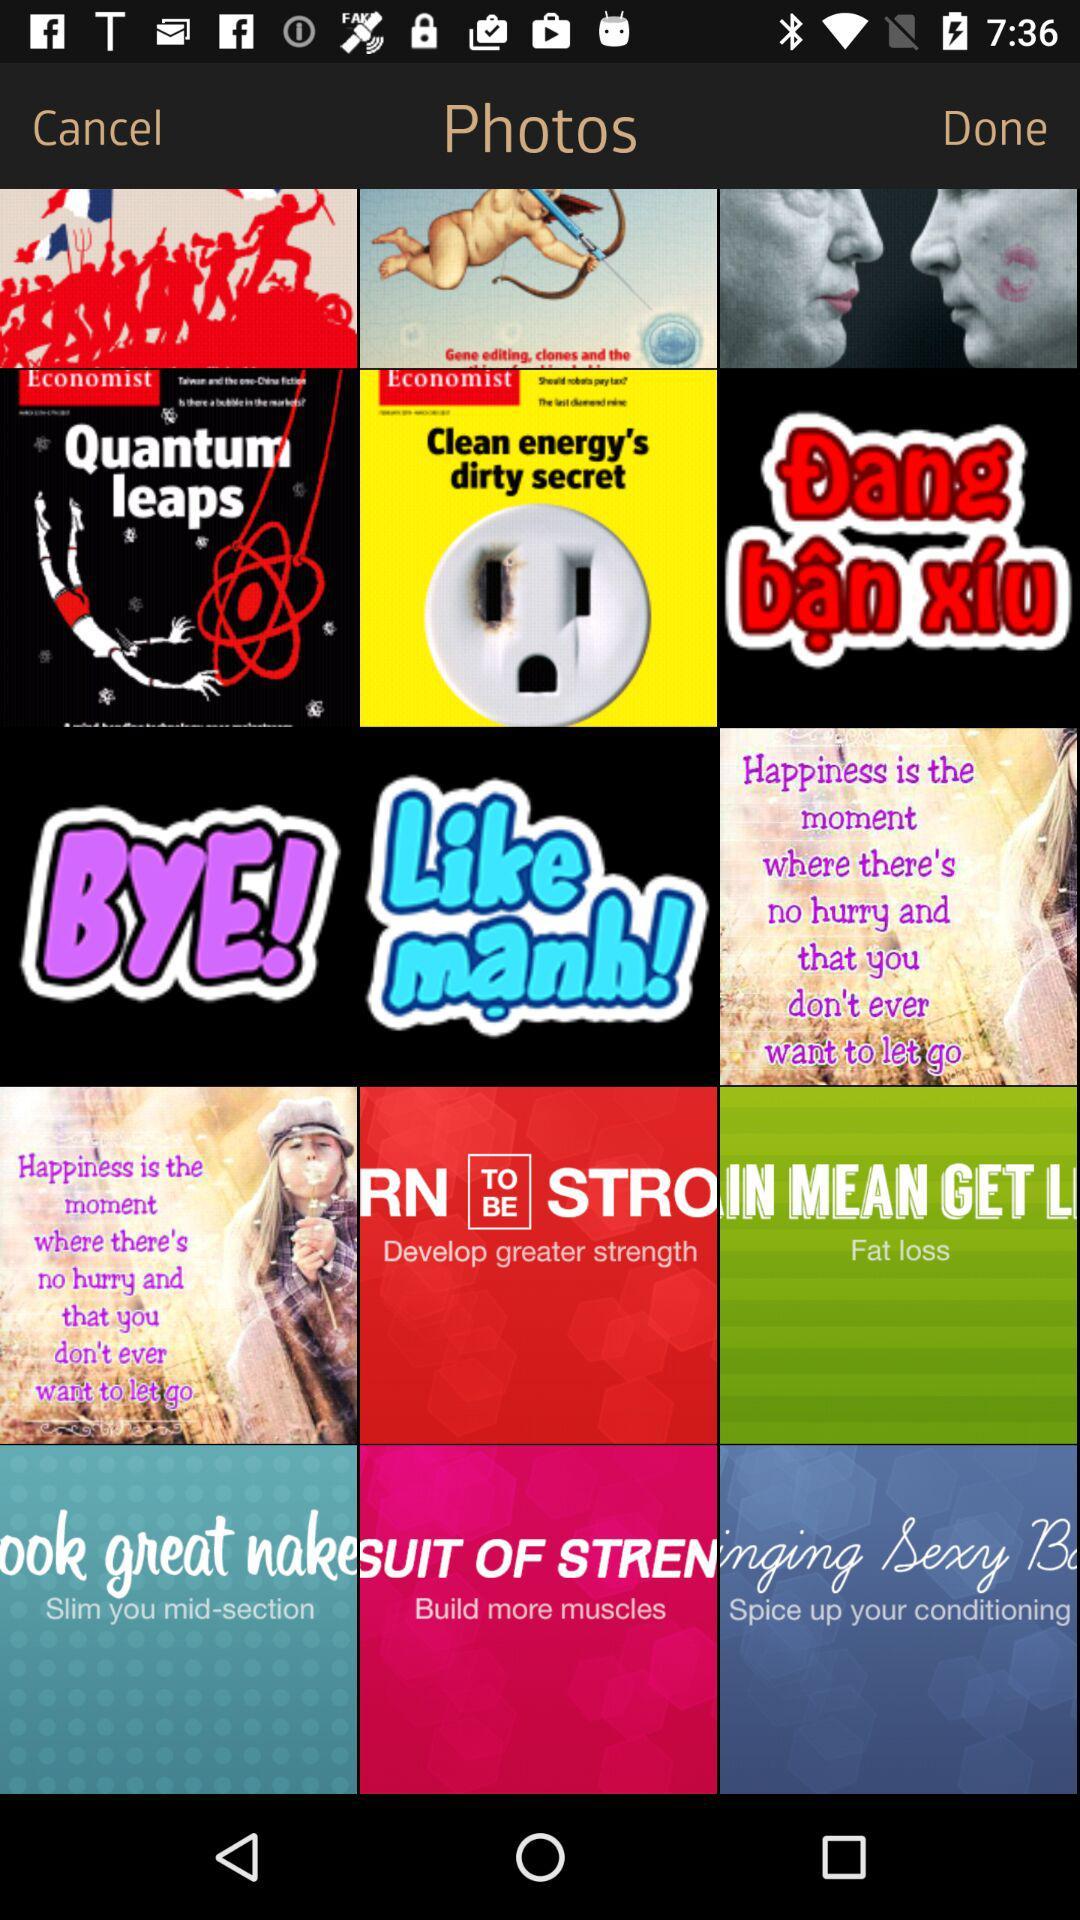 Image resolution: width=1080 pixels, height=1920 pixels. I want to click on the item at the bottom left corner, so click(177, 1619).